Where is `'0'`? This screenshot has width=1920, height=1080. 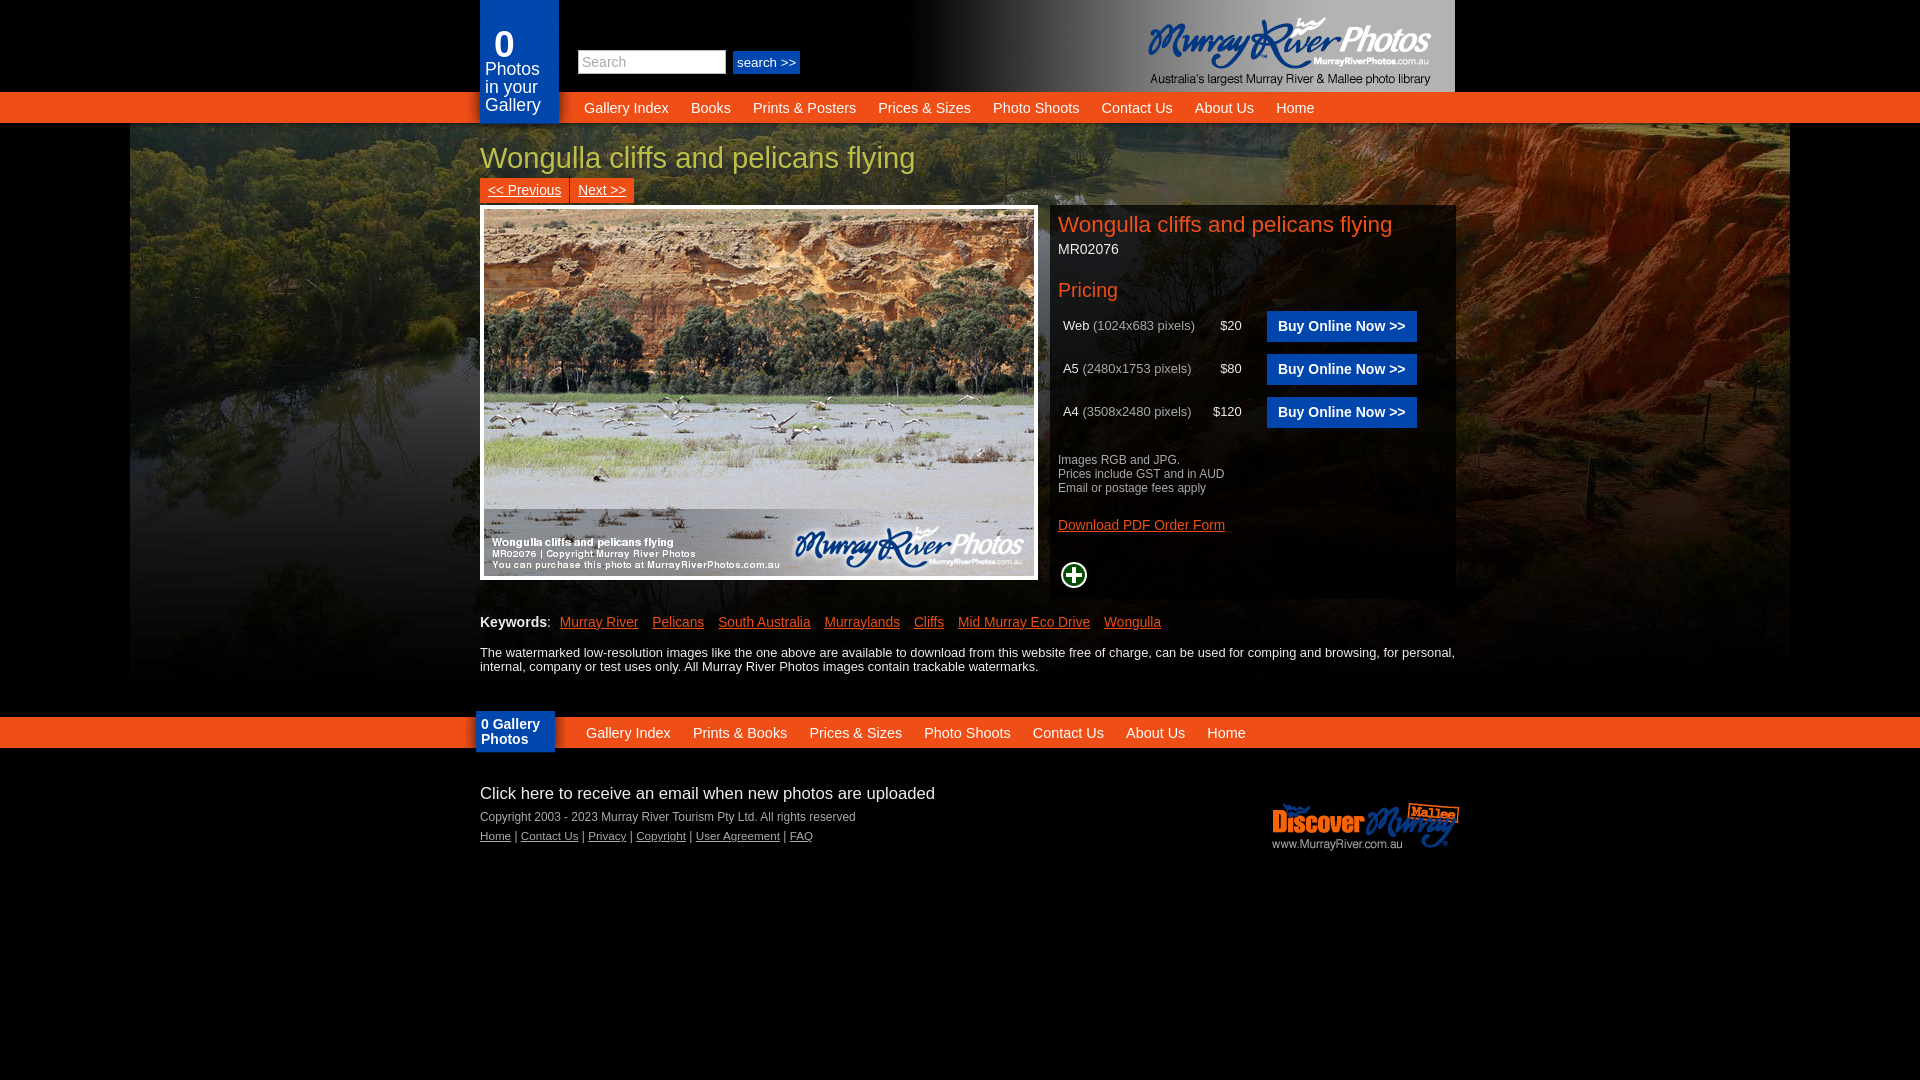 '0' is located at coordinates (504, 43).